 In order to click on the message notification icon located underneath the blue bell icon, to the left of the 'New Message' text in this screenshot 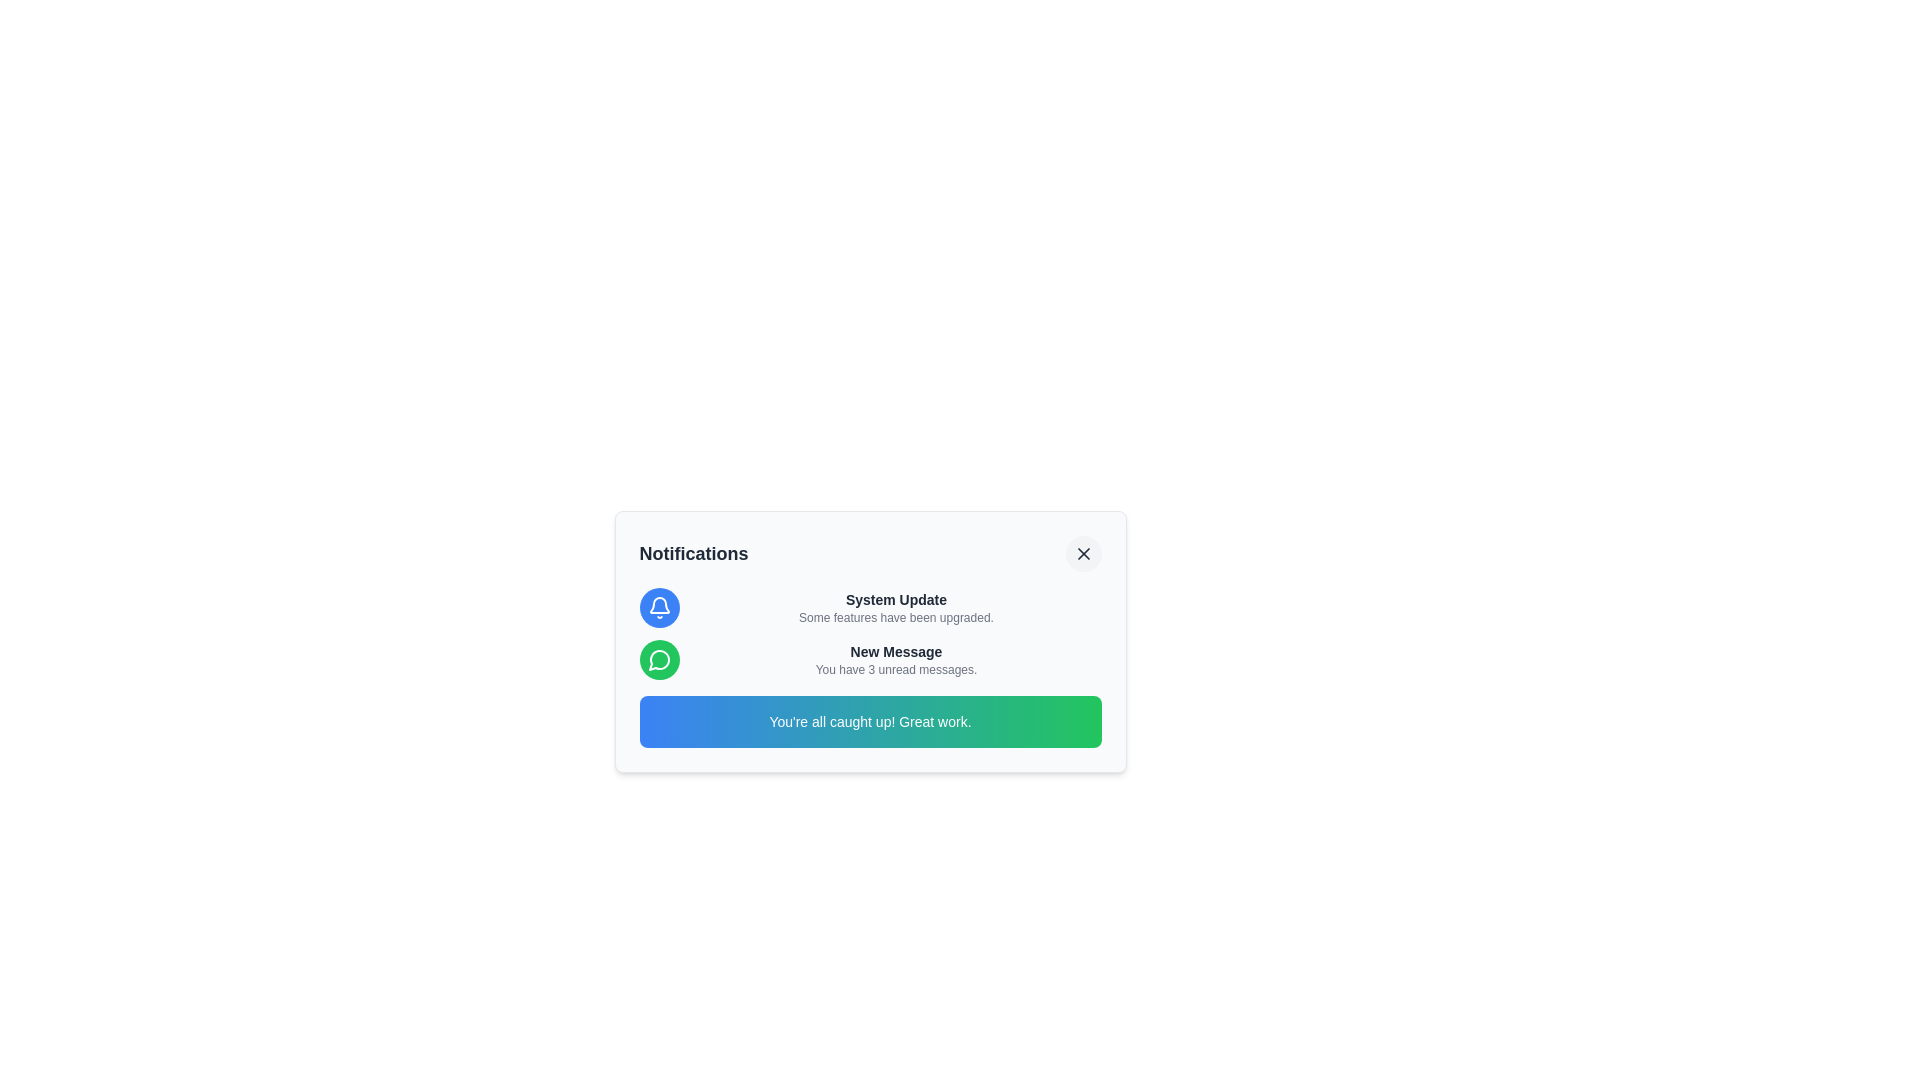, I will do `click(659, 659)`.